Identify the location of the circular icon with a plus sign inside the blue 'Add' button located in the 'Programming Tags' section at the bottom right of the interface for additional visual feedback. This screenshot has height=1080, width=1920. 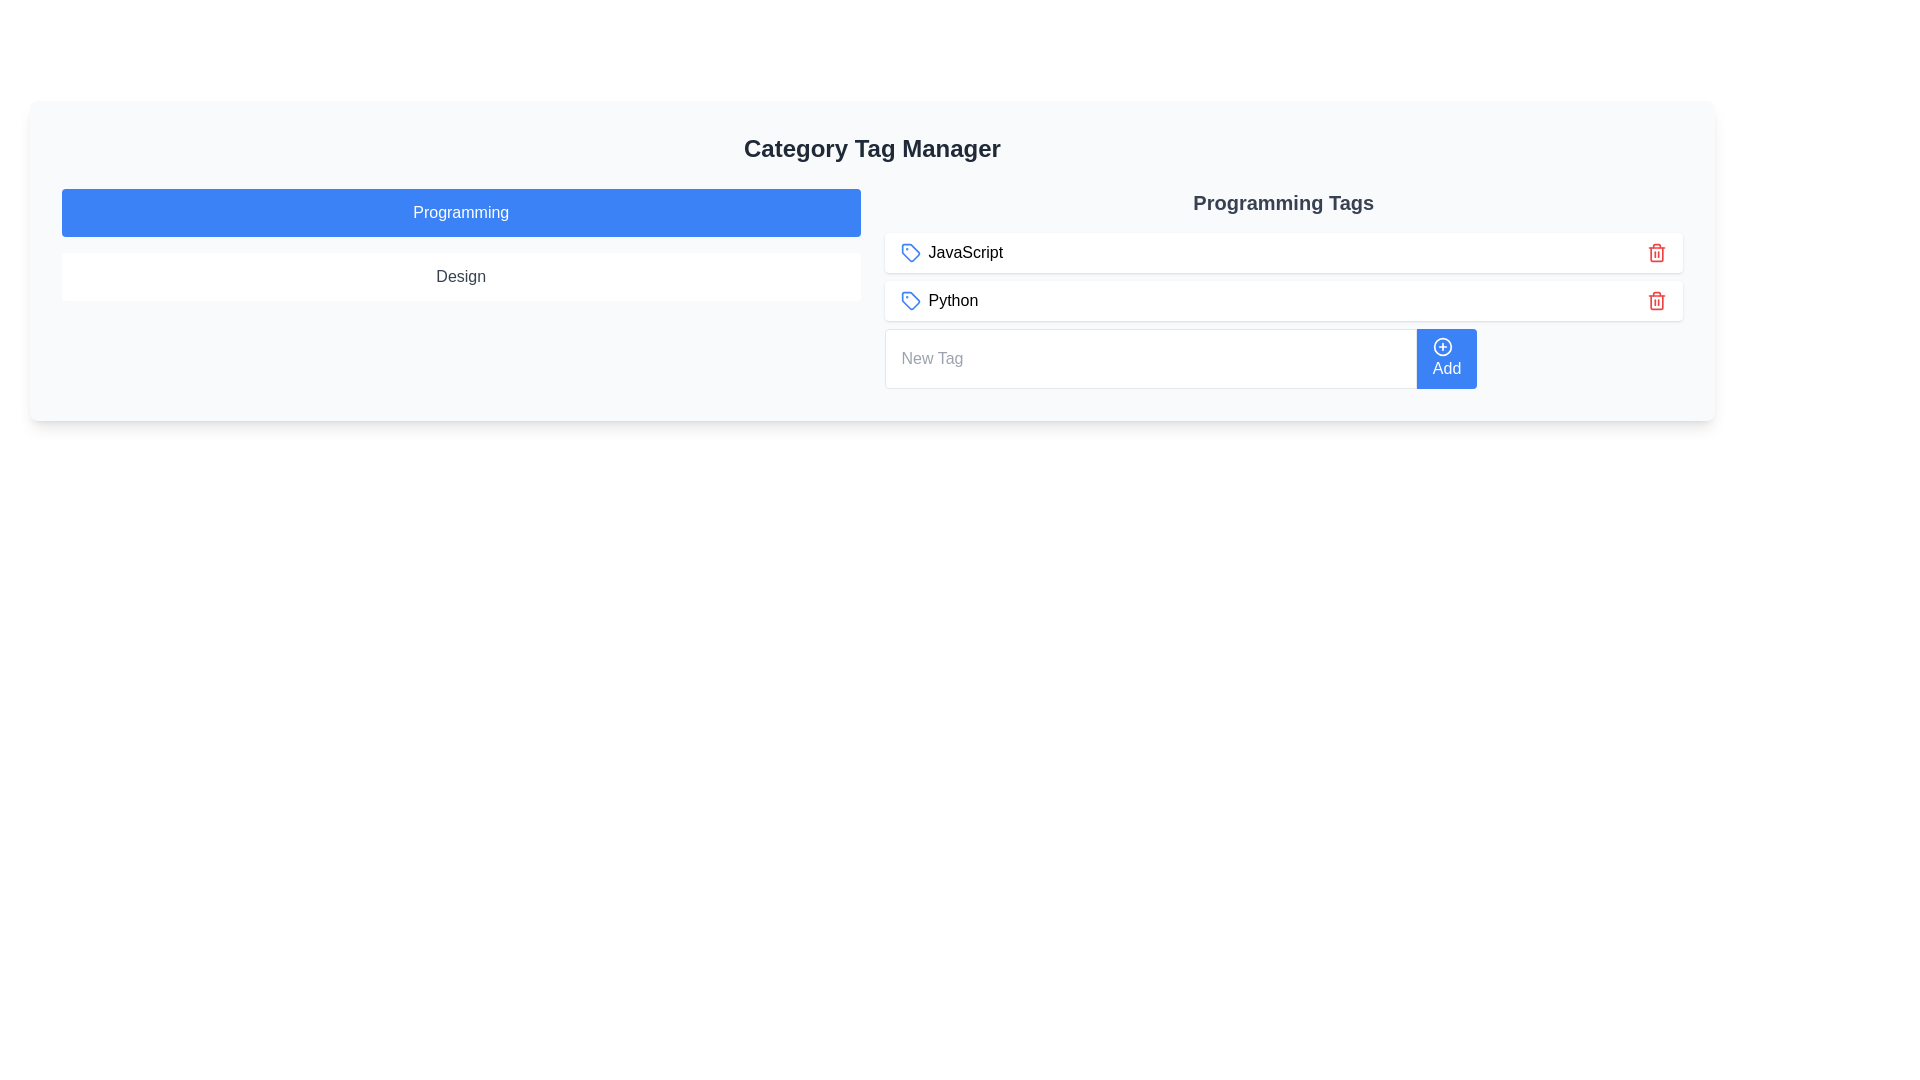
(1442, 346).